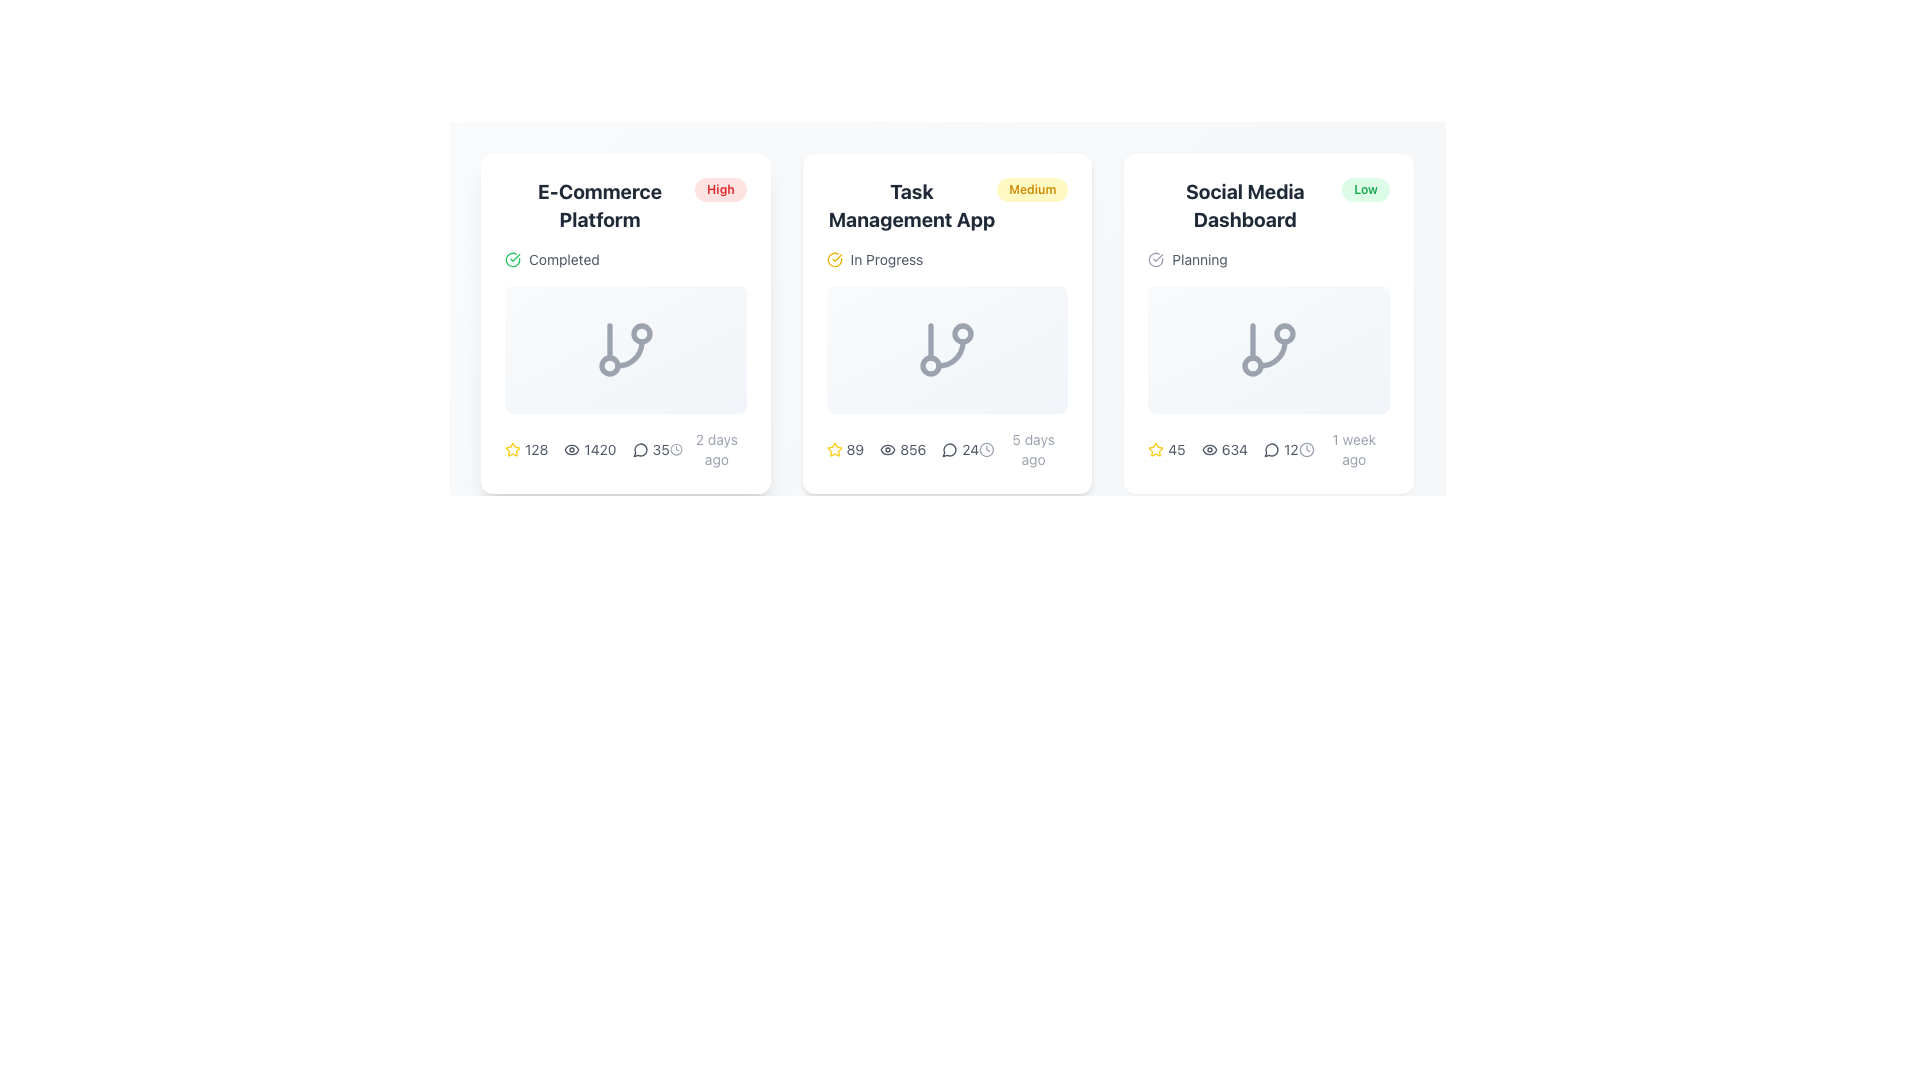 This screenshot has height=1080, width=1920. I want to click on information displayed in the Text element indicating the relative time of an event, which is located at the bottom right of the 'Social Media Dashboard' card, so click(1344, 450).